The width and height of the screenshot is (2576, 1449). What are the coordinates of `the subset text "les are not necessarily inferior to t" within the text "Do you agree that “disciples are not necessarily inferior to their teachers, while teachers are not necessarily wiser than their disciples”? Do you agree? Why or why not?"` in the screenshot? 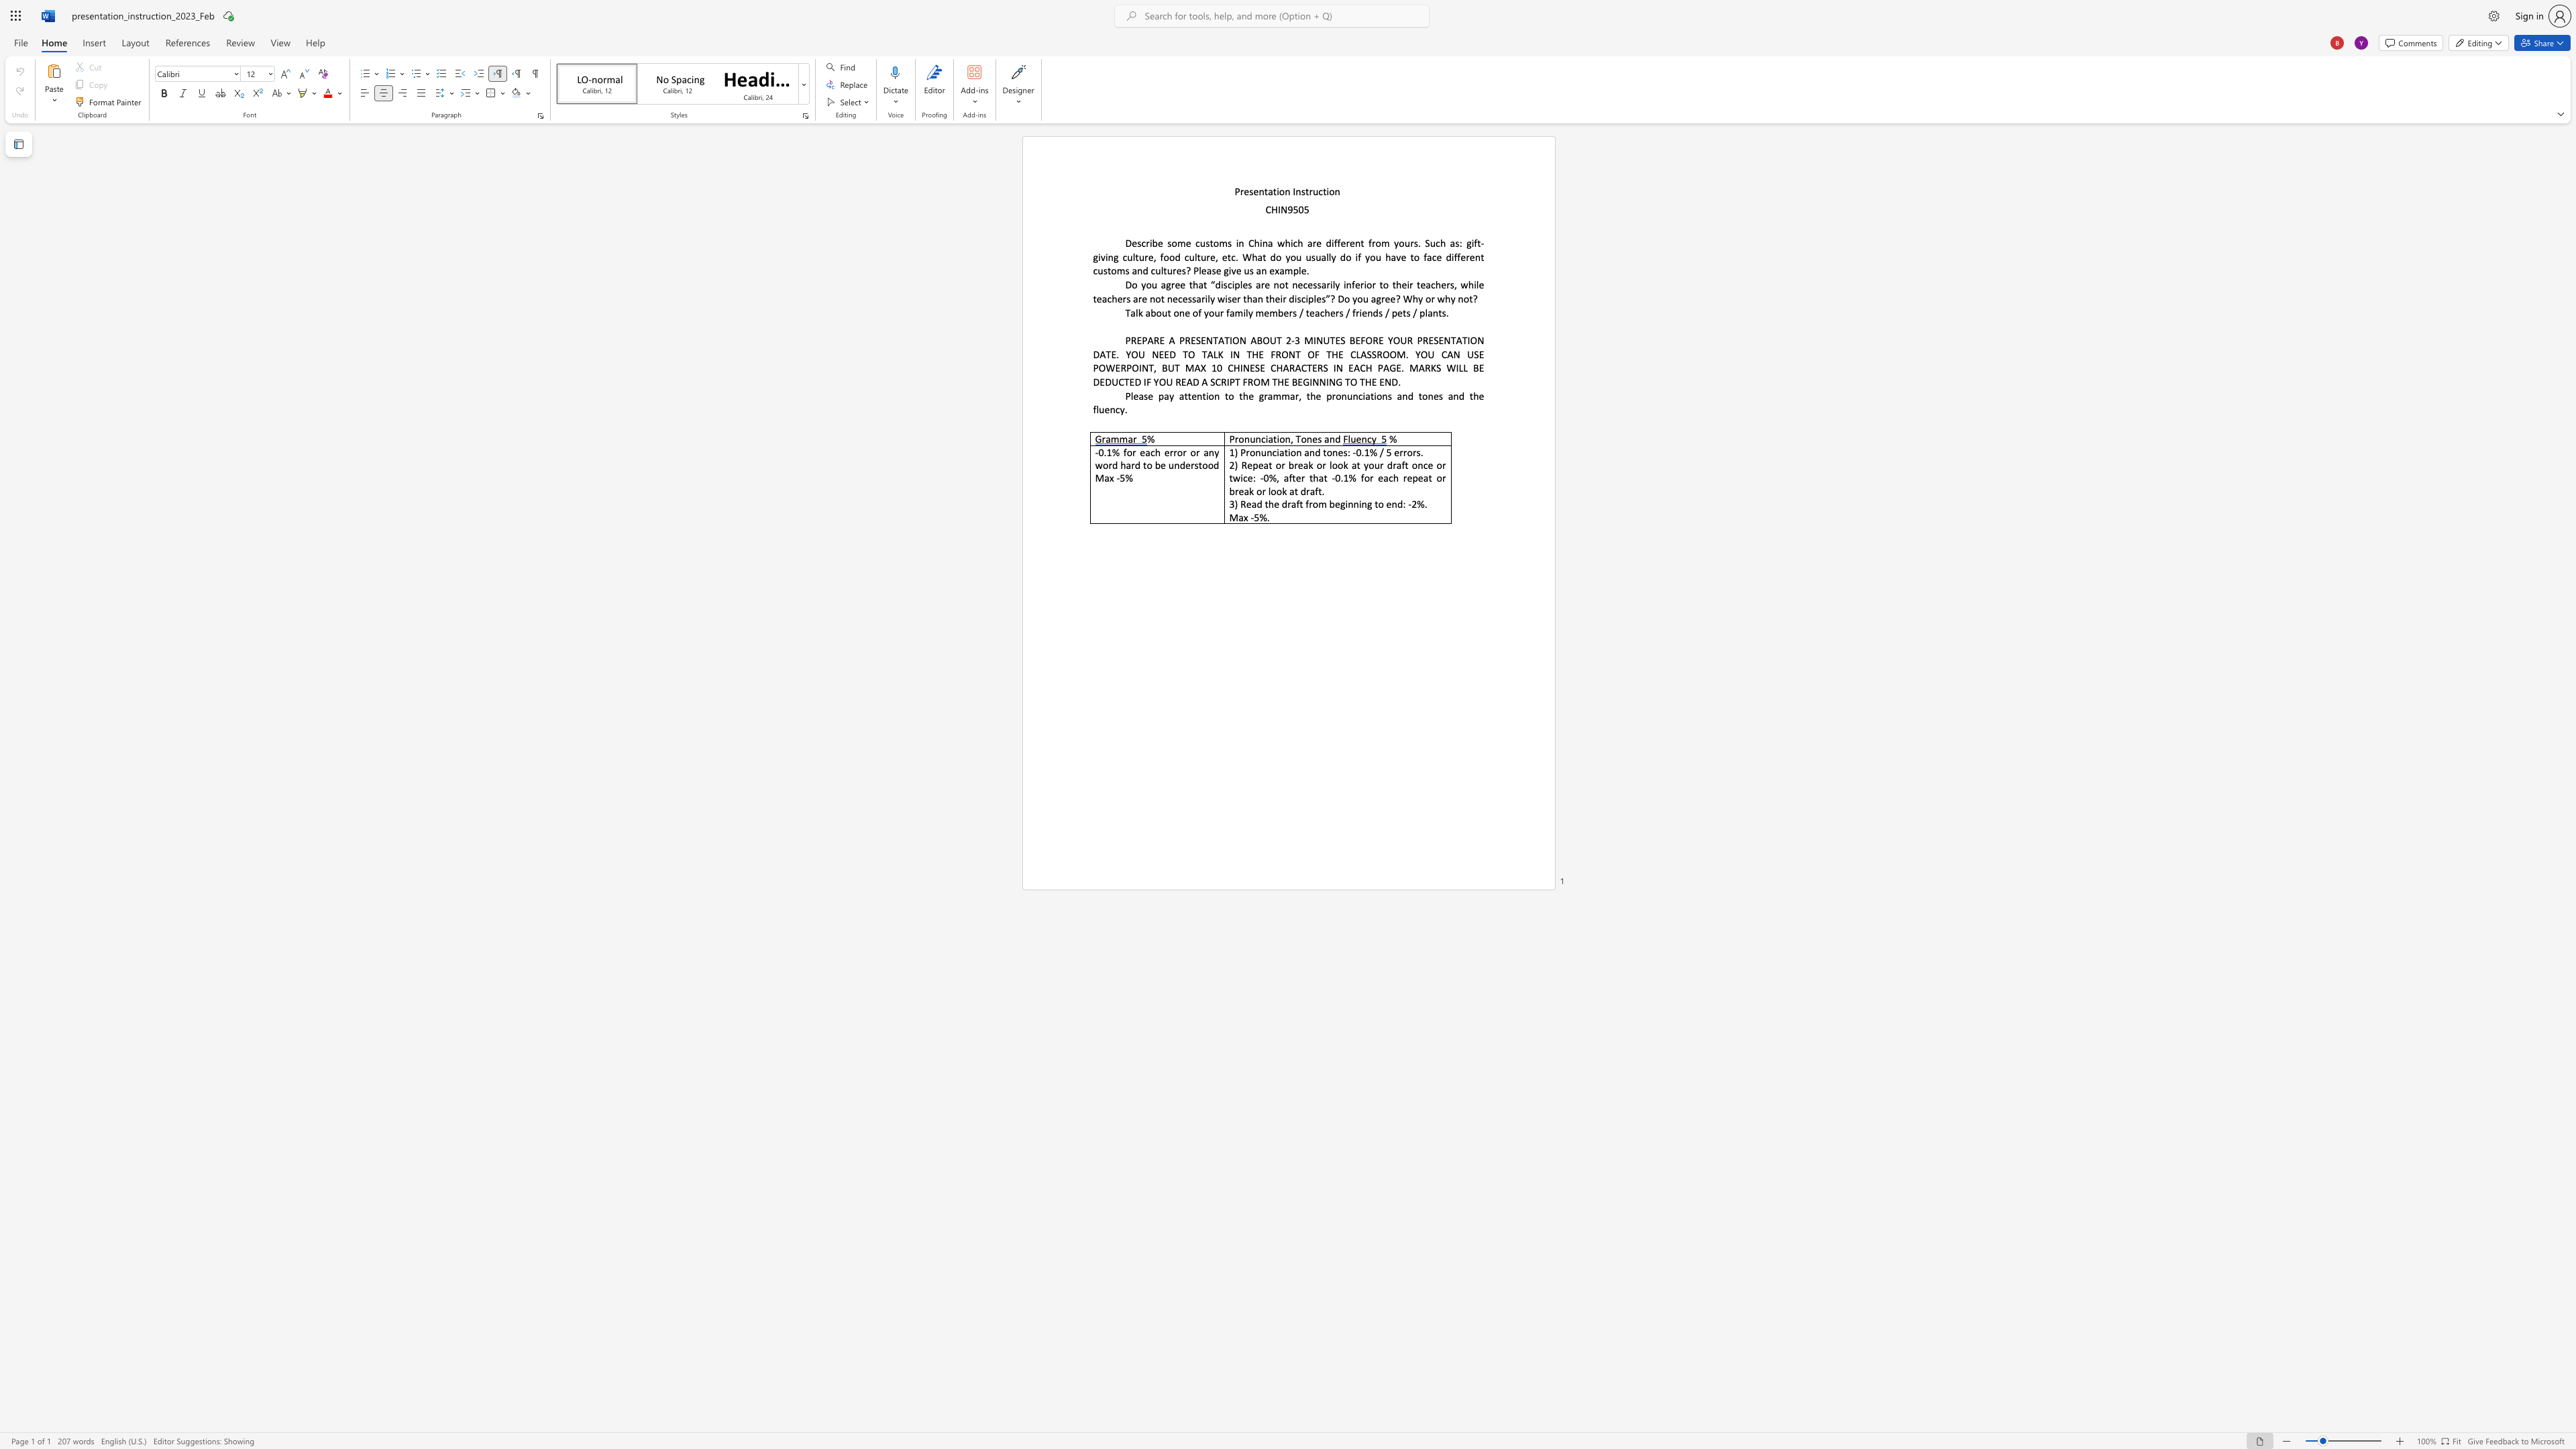 It's located at (1238, 283).